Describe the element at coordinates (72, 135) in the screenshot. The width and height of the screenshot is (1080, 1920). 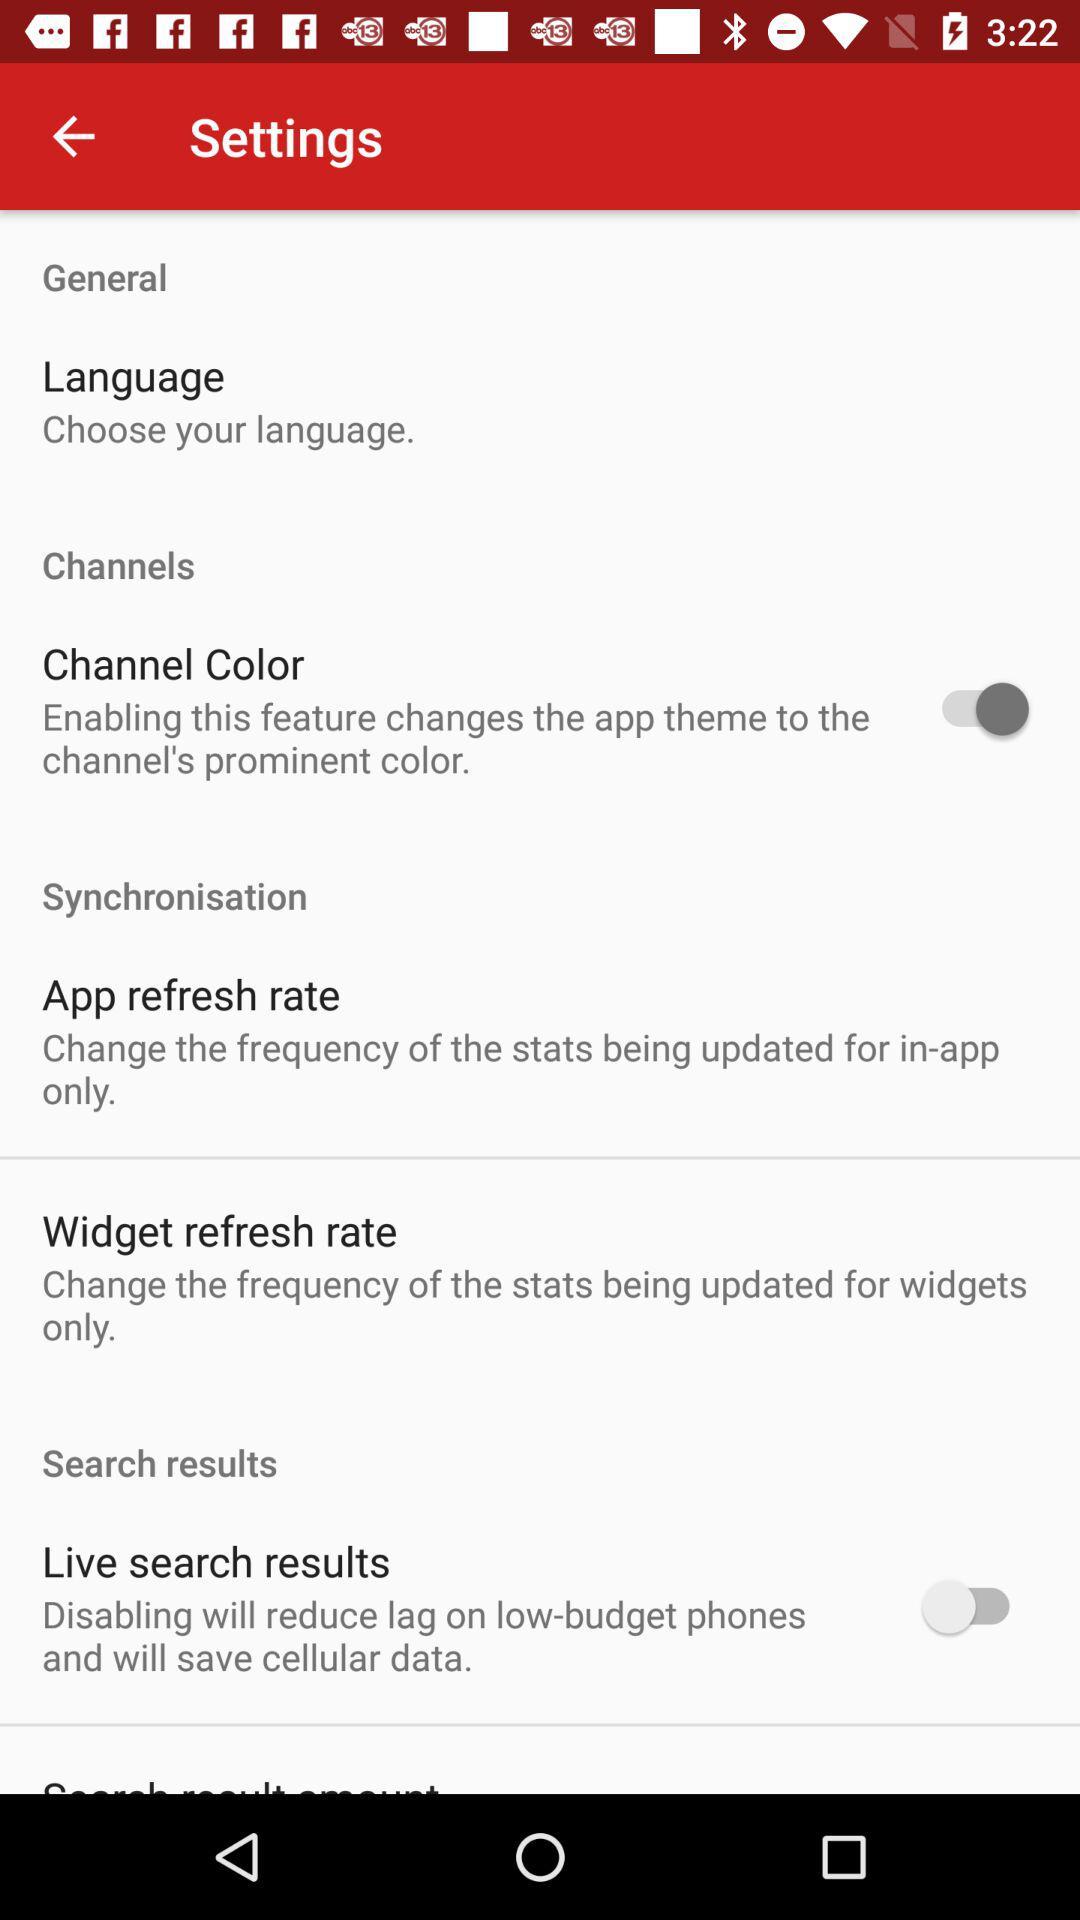
I see `the item next to the settings item` at that location.